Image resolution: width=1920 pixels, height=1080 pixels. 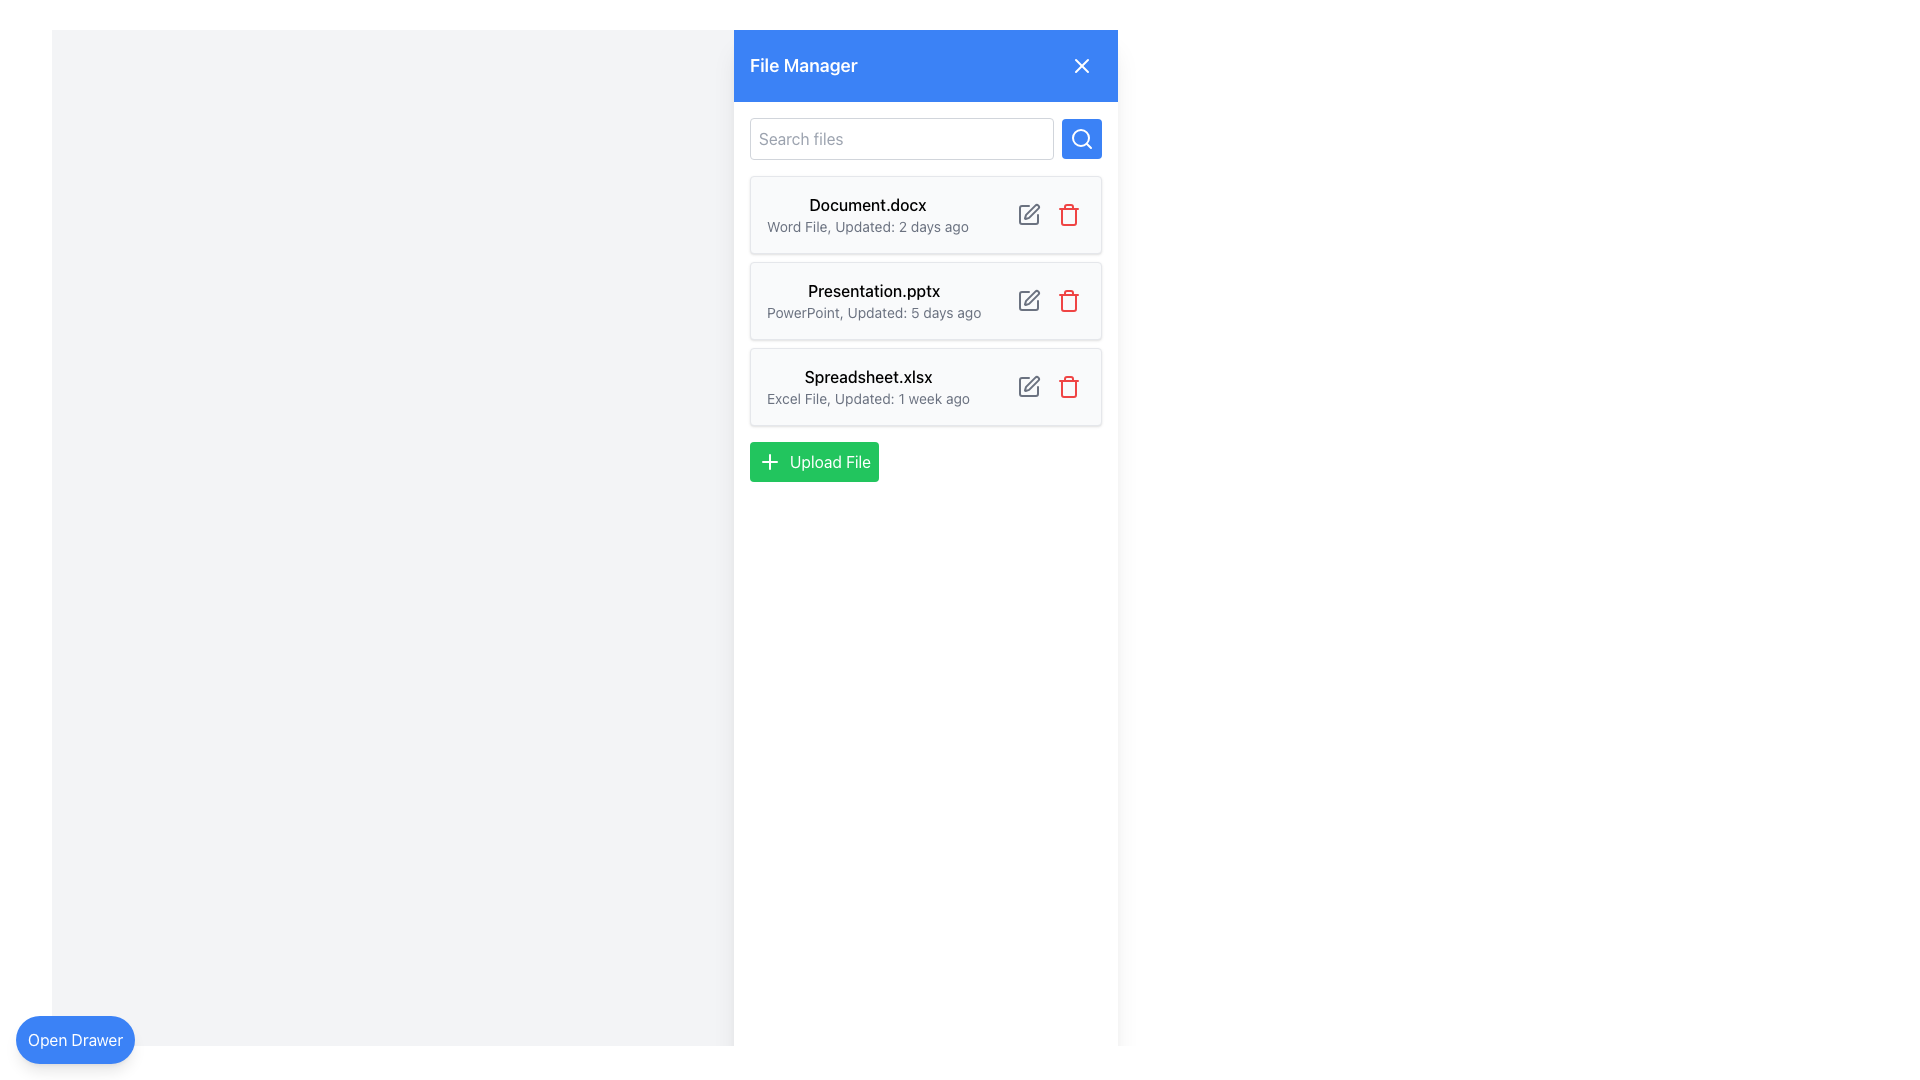 What do you see at coordinates (1028, 386) in the screenshot?
I see `the gray circular icon button with a pencil illustration located on the right side of the file listing for 'Spreadsheet.xlsx'` at bounding box center [1028, 386].